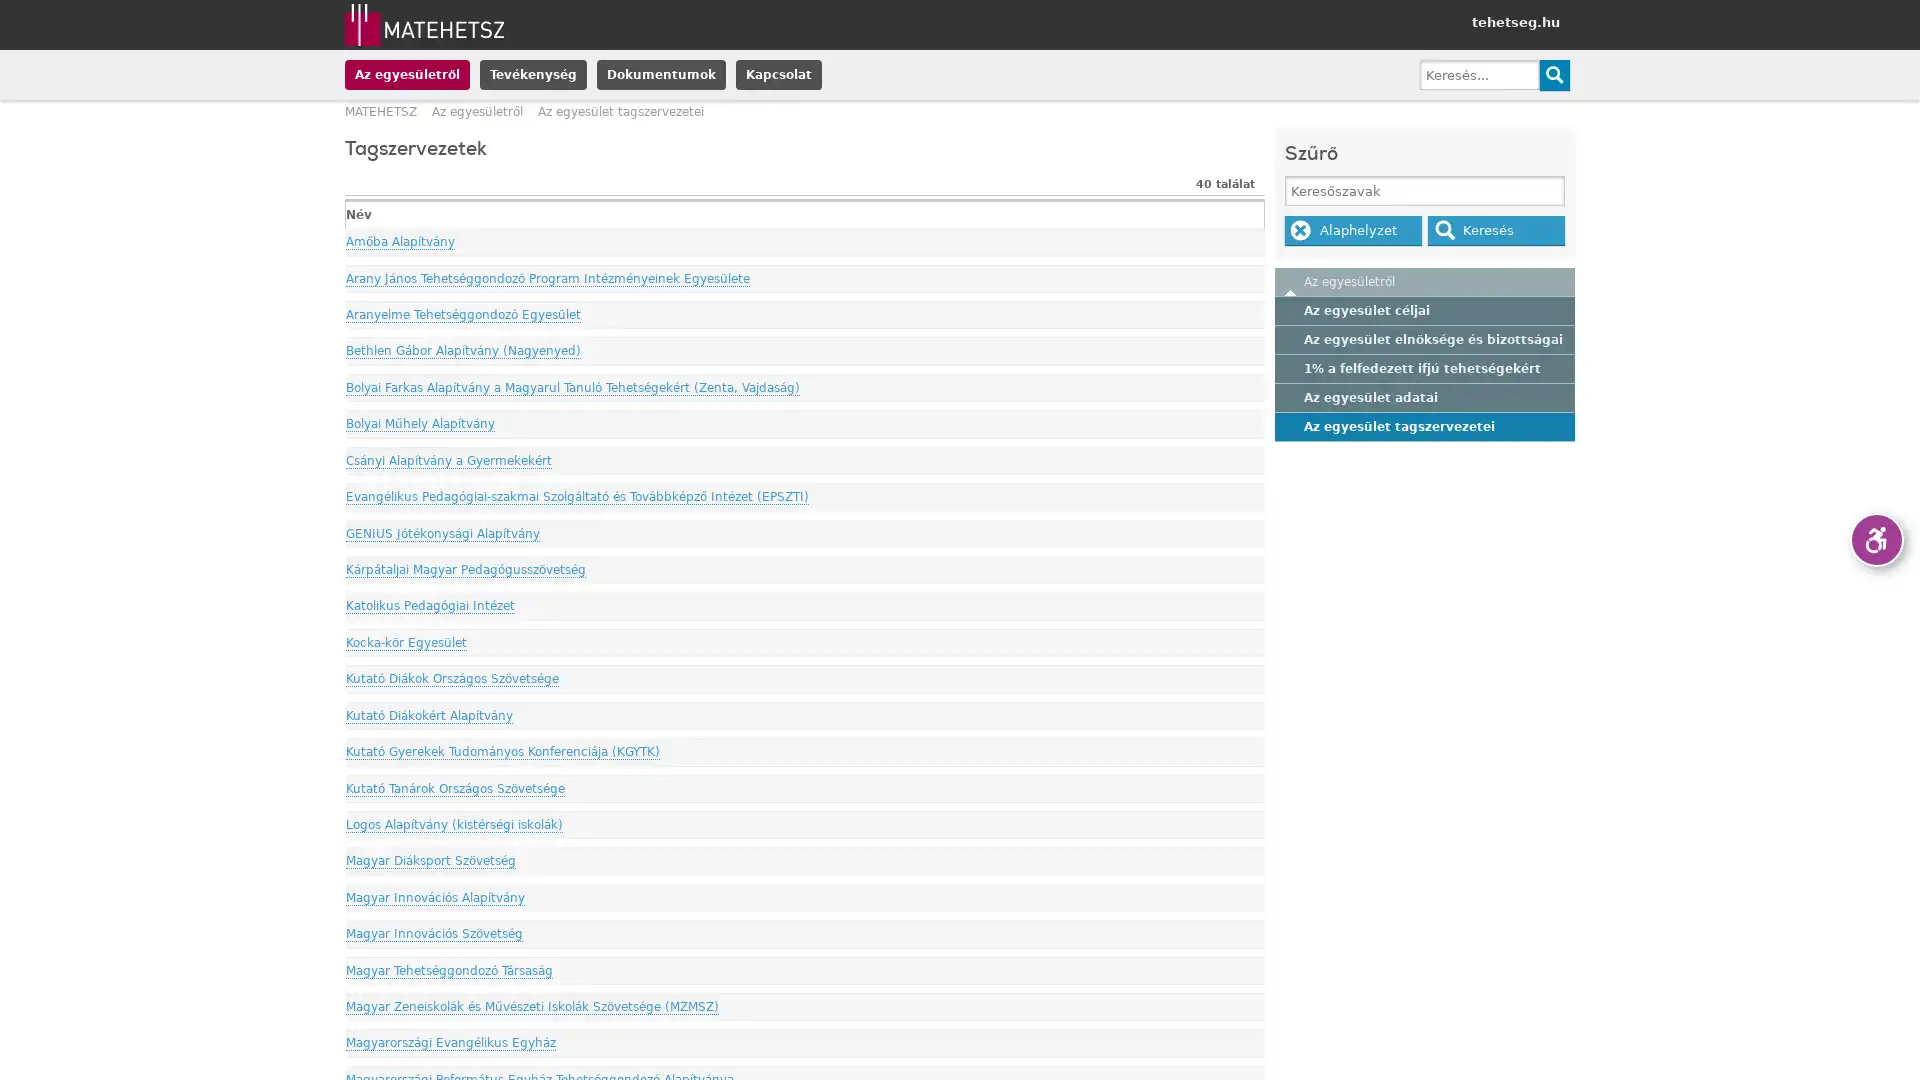  I want to click on Alaphelyzet, so click(1353, 229).